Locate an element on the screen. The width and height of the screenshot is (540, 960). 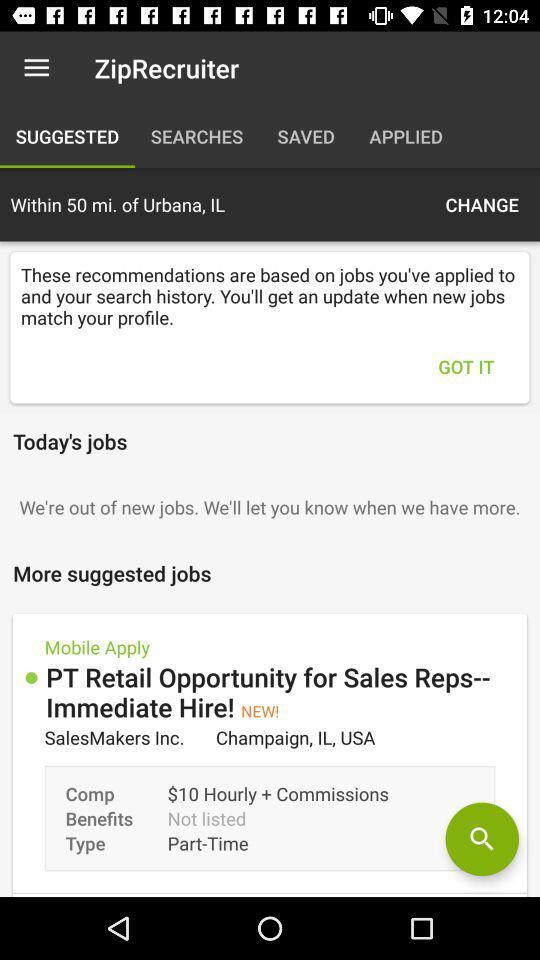
got it on the right is located at coordinates (466, 365).